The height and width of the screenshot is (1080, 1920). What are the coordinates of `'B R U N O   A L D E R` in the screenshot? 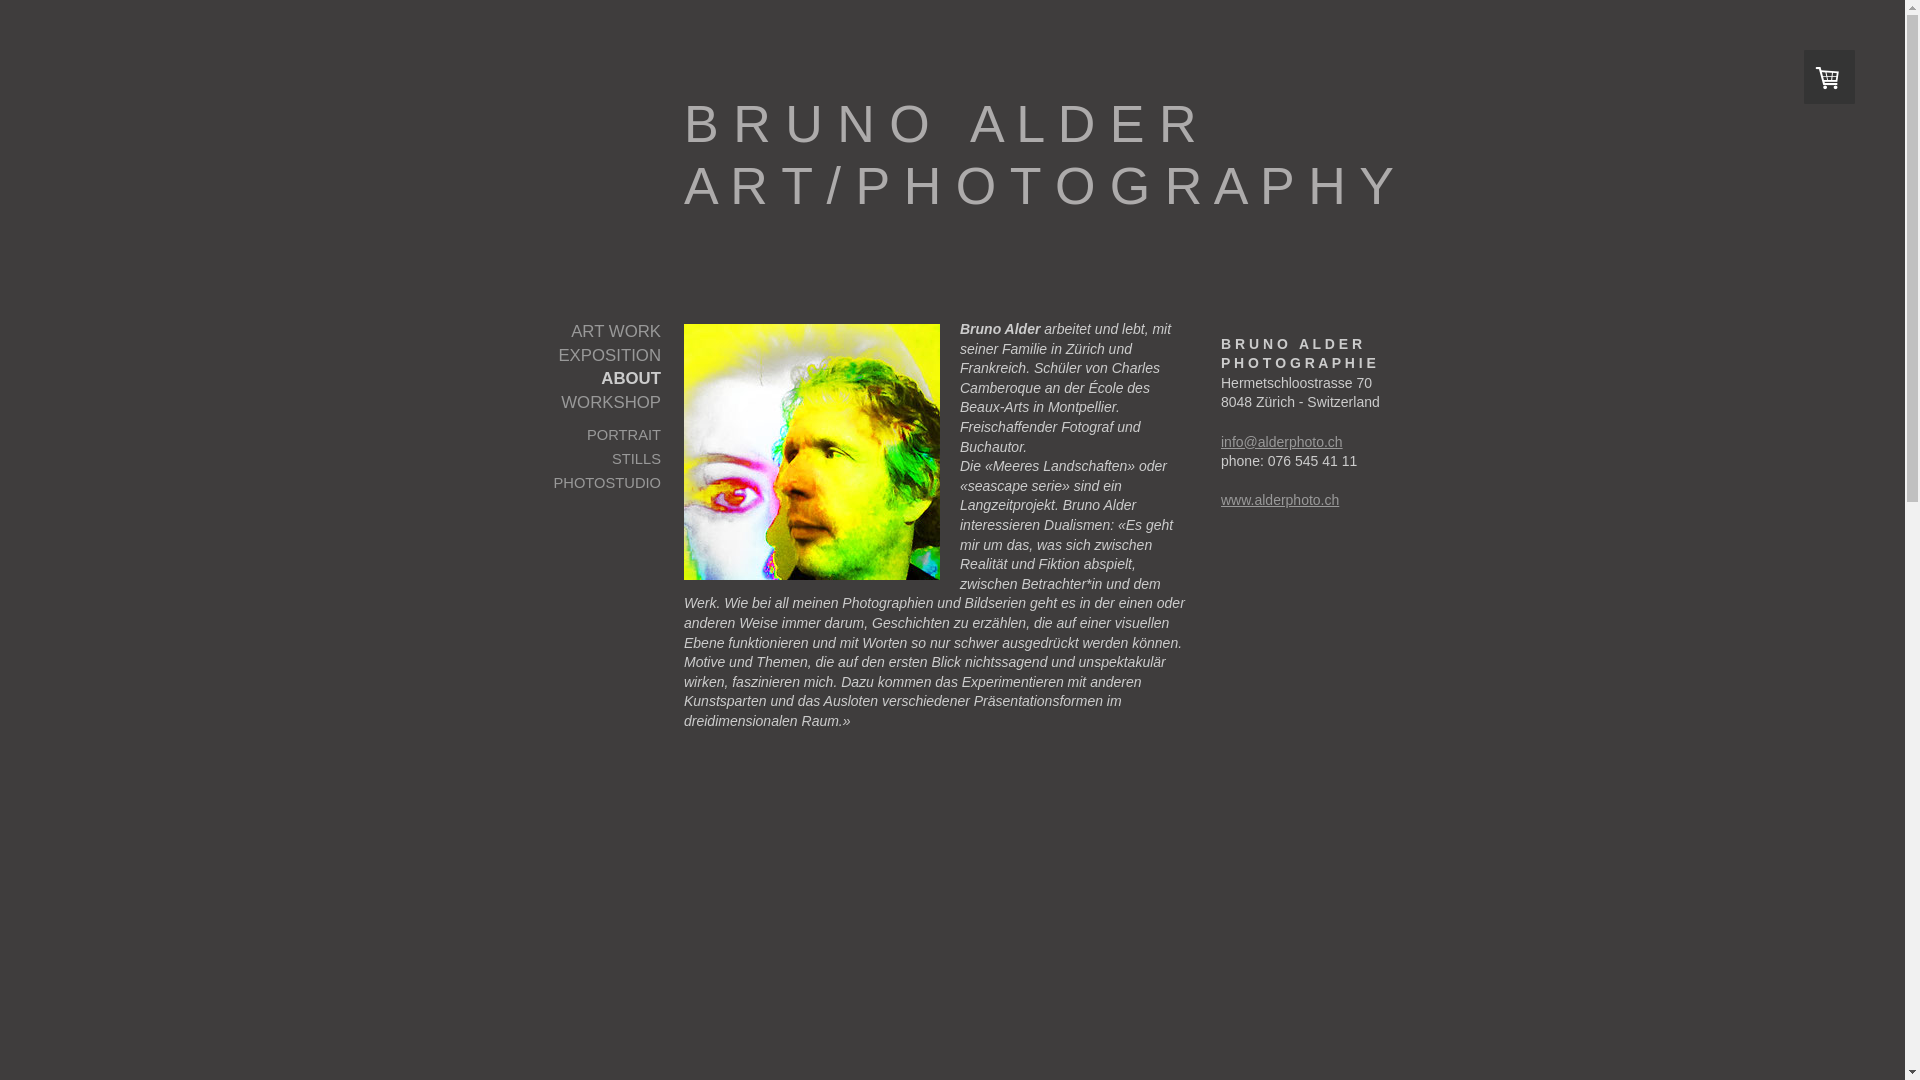 It's located at (1047, 20).